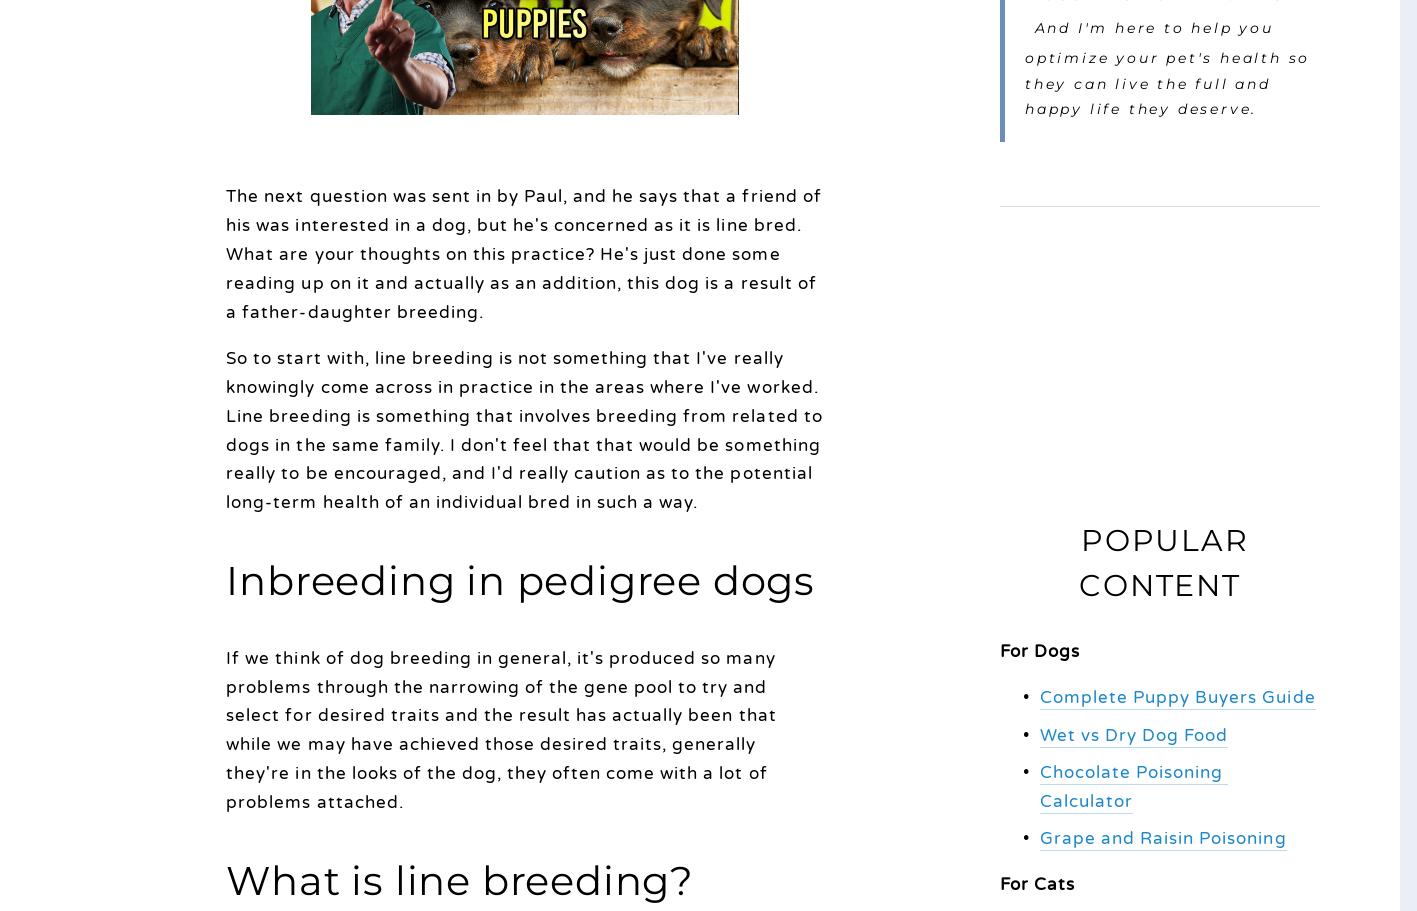 The image size is (1417, 911). What do you see at coordinates (458, 879) in the screenshot?
I see `'What is line breeding?'` at bounding box center [458, 879].